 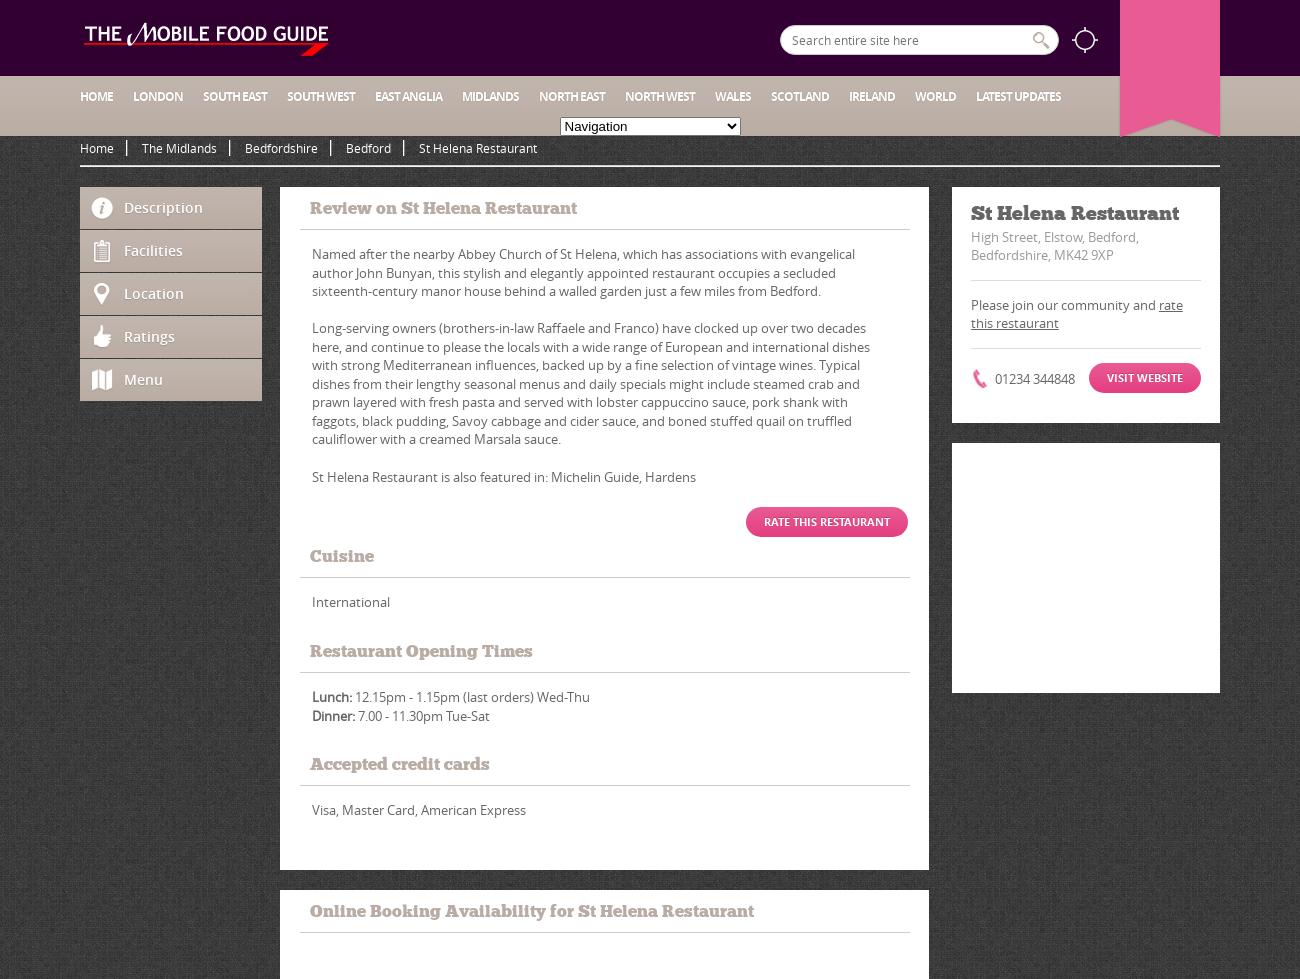 What do you see at coordinates (203, 96) in the screenshot?
I see `'South East'` at bounding box center [203, 96].